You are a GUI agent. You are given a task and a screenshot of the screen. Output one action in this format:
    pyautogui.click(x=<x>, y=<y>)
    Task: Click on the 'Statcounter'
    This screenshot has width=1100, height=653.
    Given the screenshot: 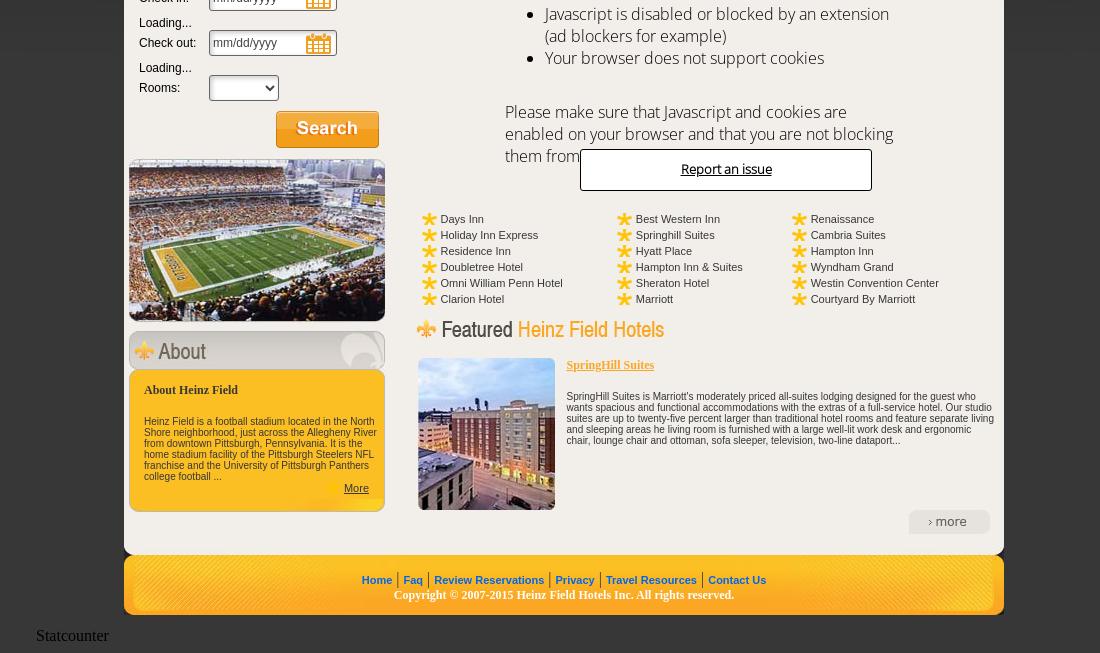 What is the action you would take?
    pyautogui.click(x=34, y=635)
    